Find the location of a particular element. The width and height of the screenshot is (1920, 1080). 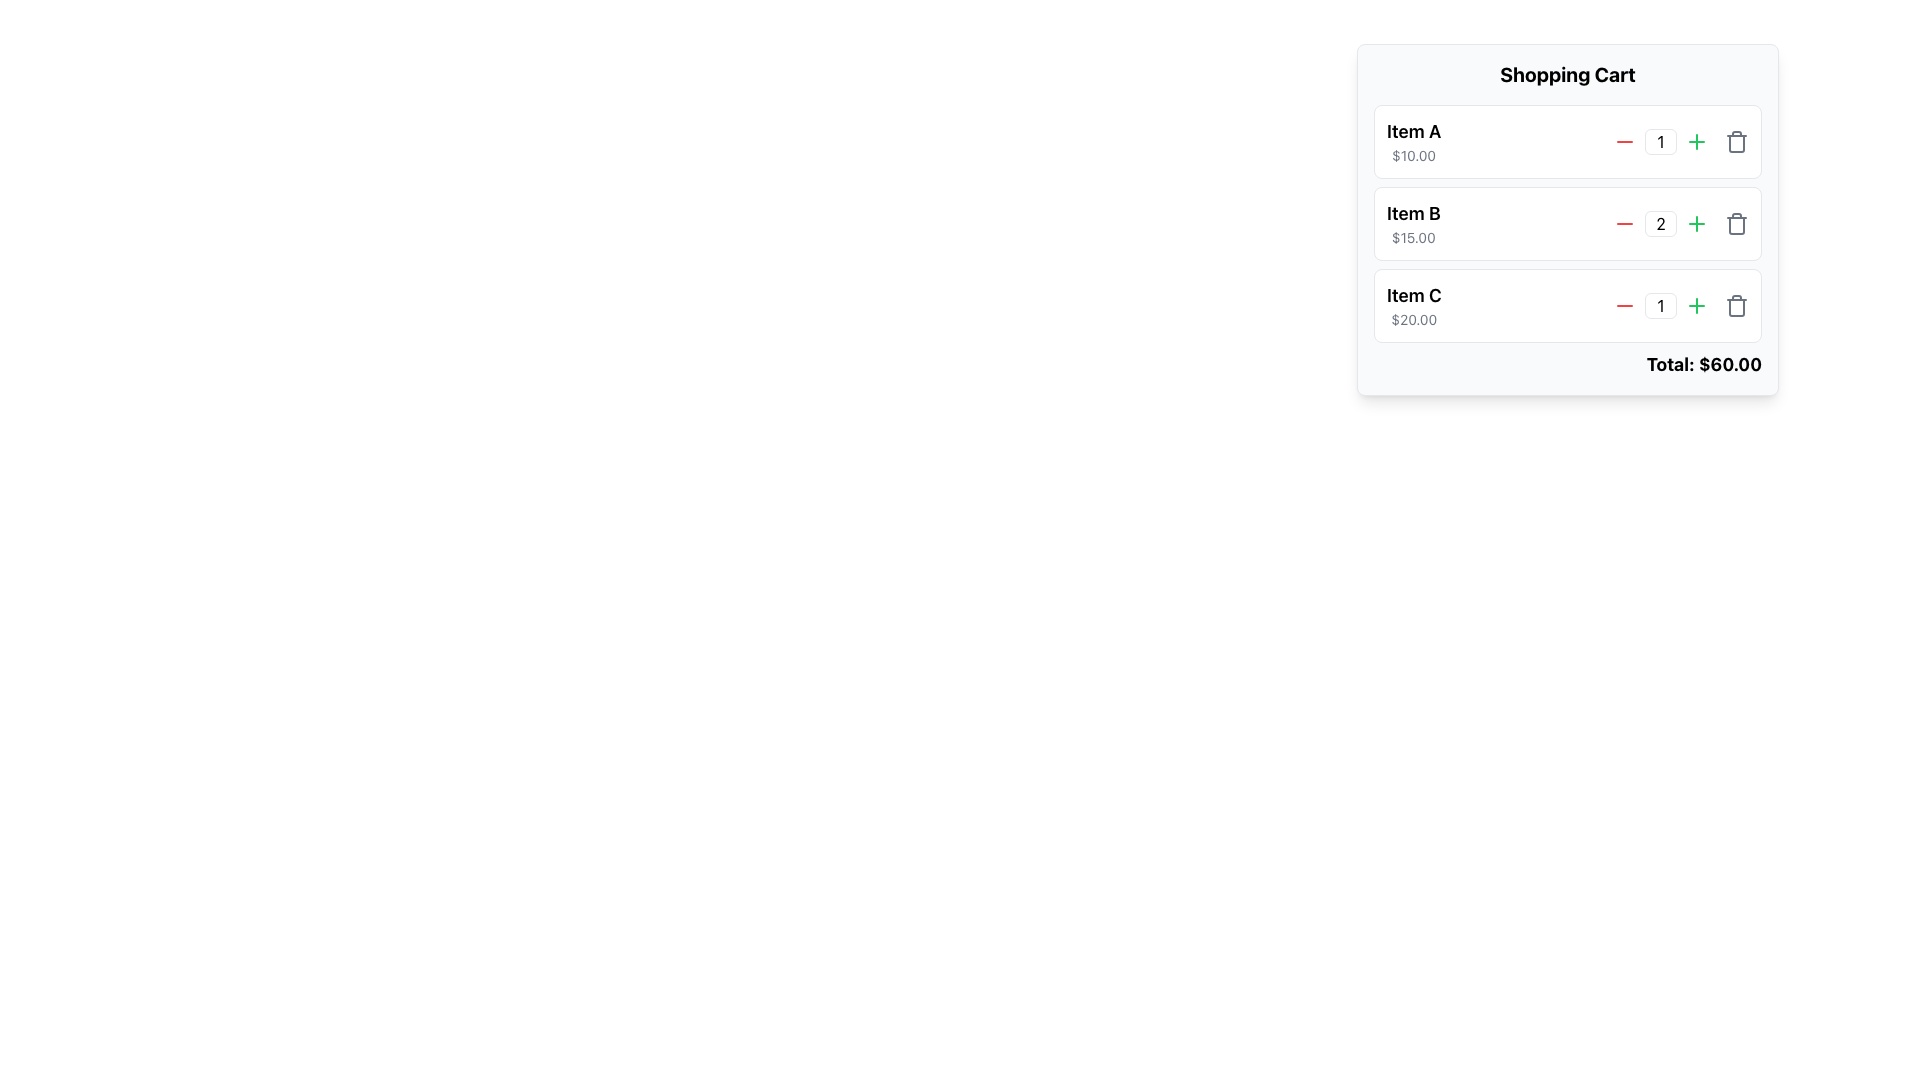

the text label indicating the product title located directly above the price in the shopping cart interface is located at coordinates (1413, 296).